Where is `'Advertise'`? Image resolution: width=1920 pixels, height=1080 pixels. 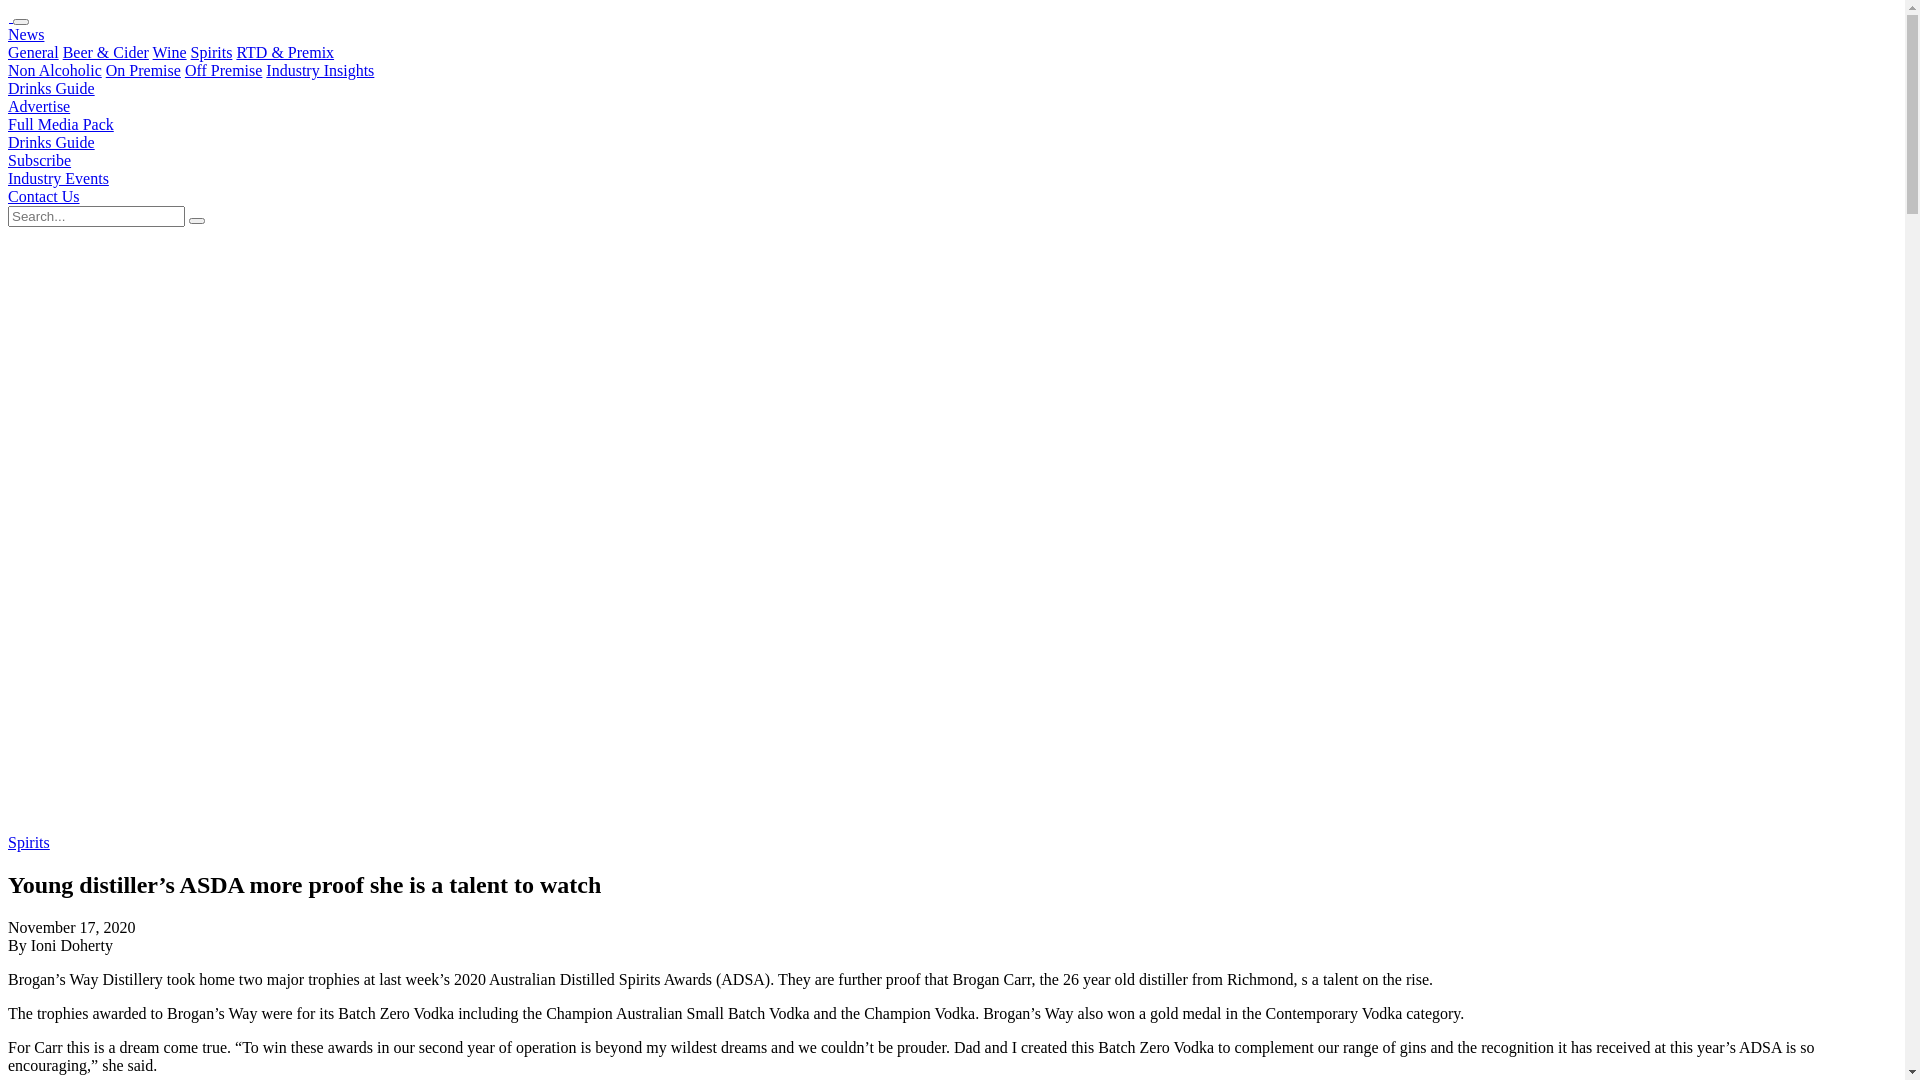 'Advertise' is located at coordinates (8, 106).